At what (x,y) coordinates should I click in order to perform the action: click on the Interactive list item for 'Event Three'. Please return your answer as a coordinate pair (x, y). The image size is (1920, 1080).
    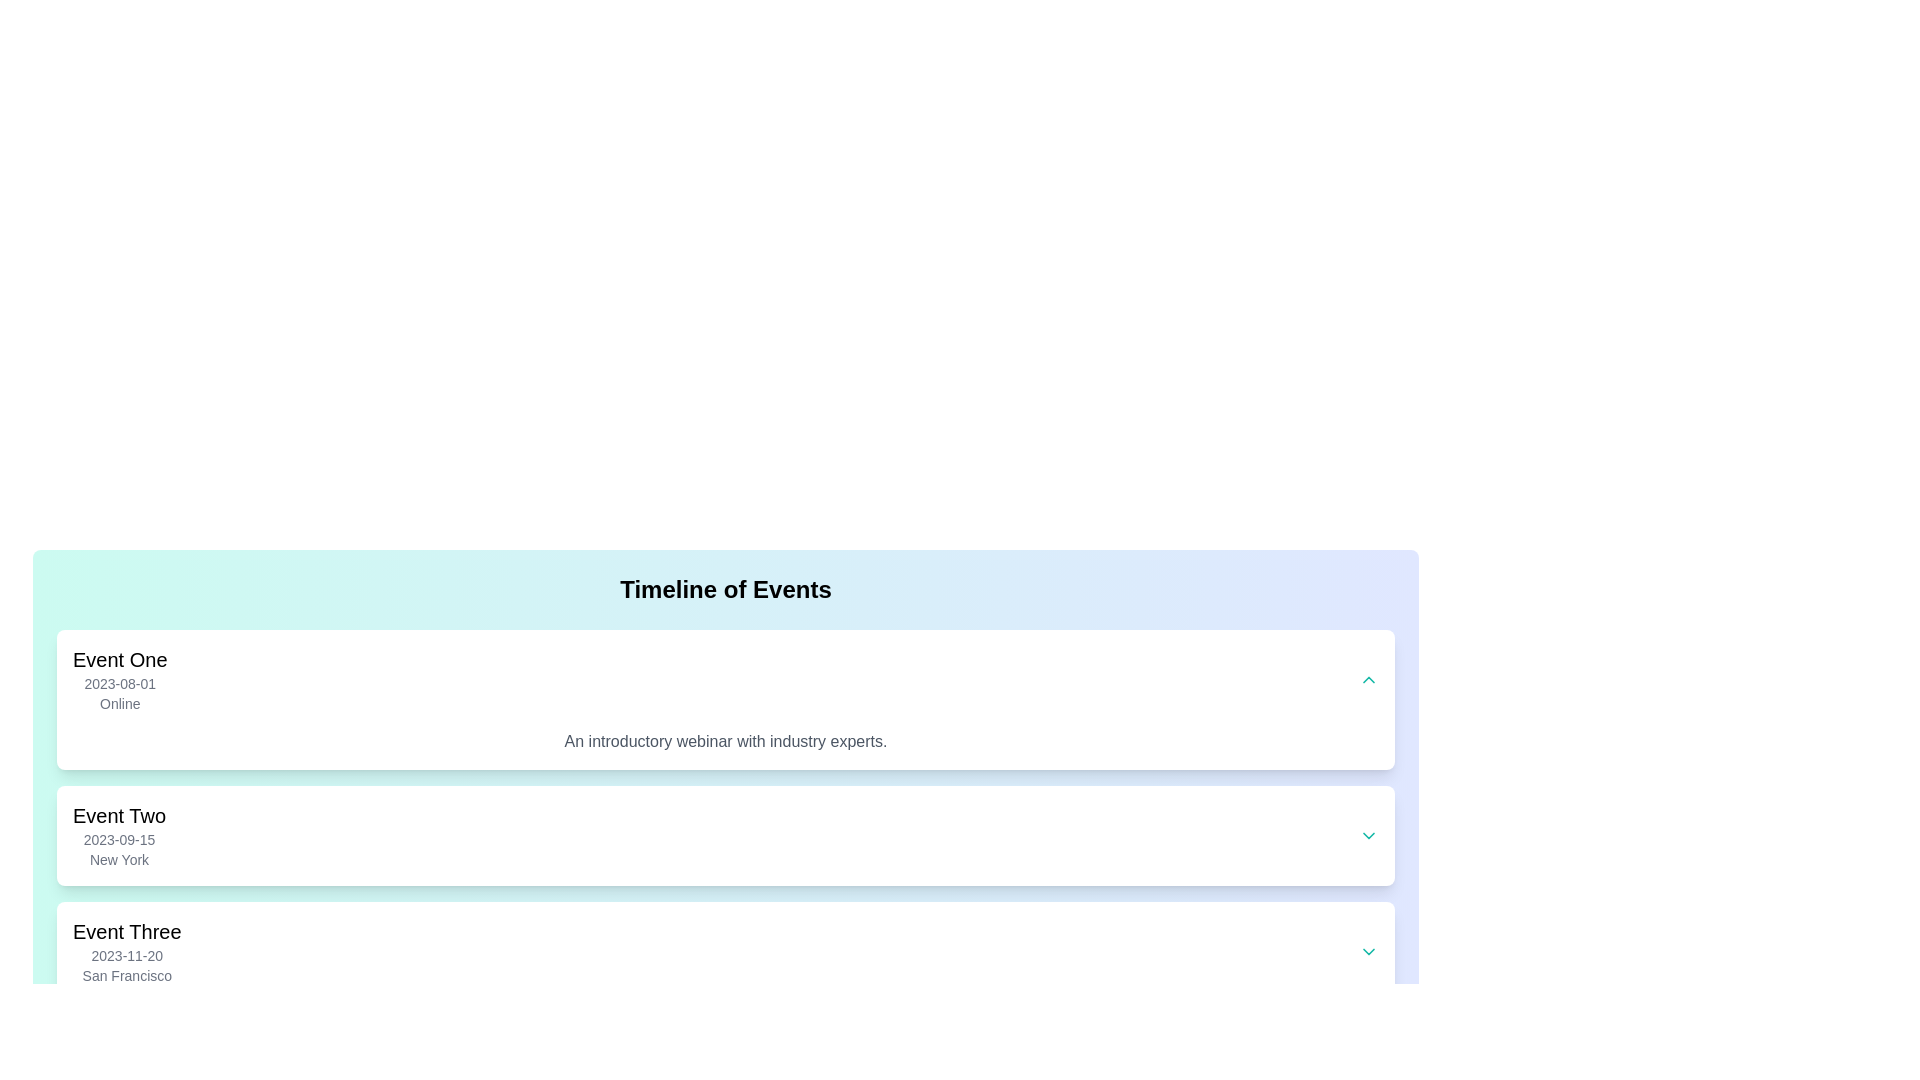
    Looking at the image, I should click on (724, 951).